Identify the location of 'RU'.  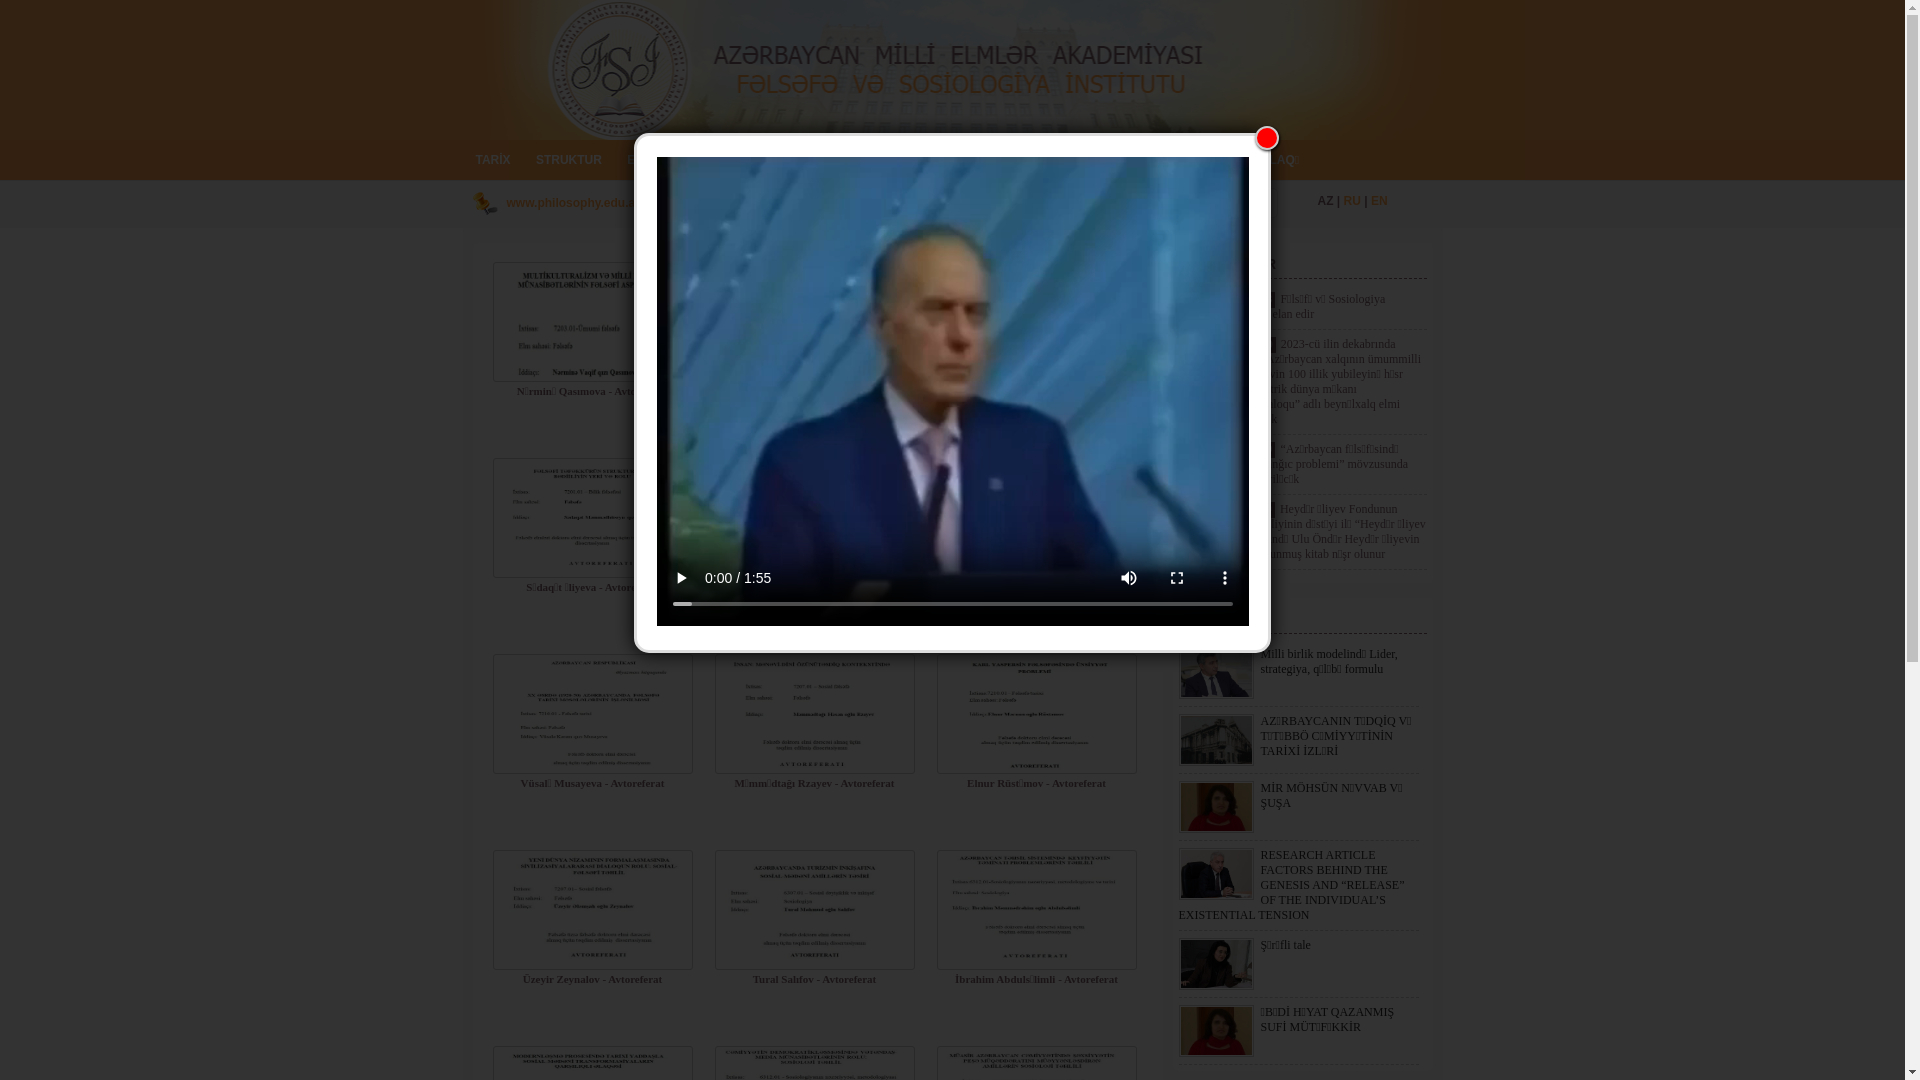
(1352, 200).